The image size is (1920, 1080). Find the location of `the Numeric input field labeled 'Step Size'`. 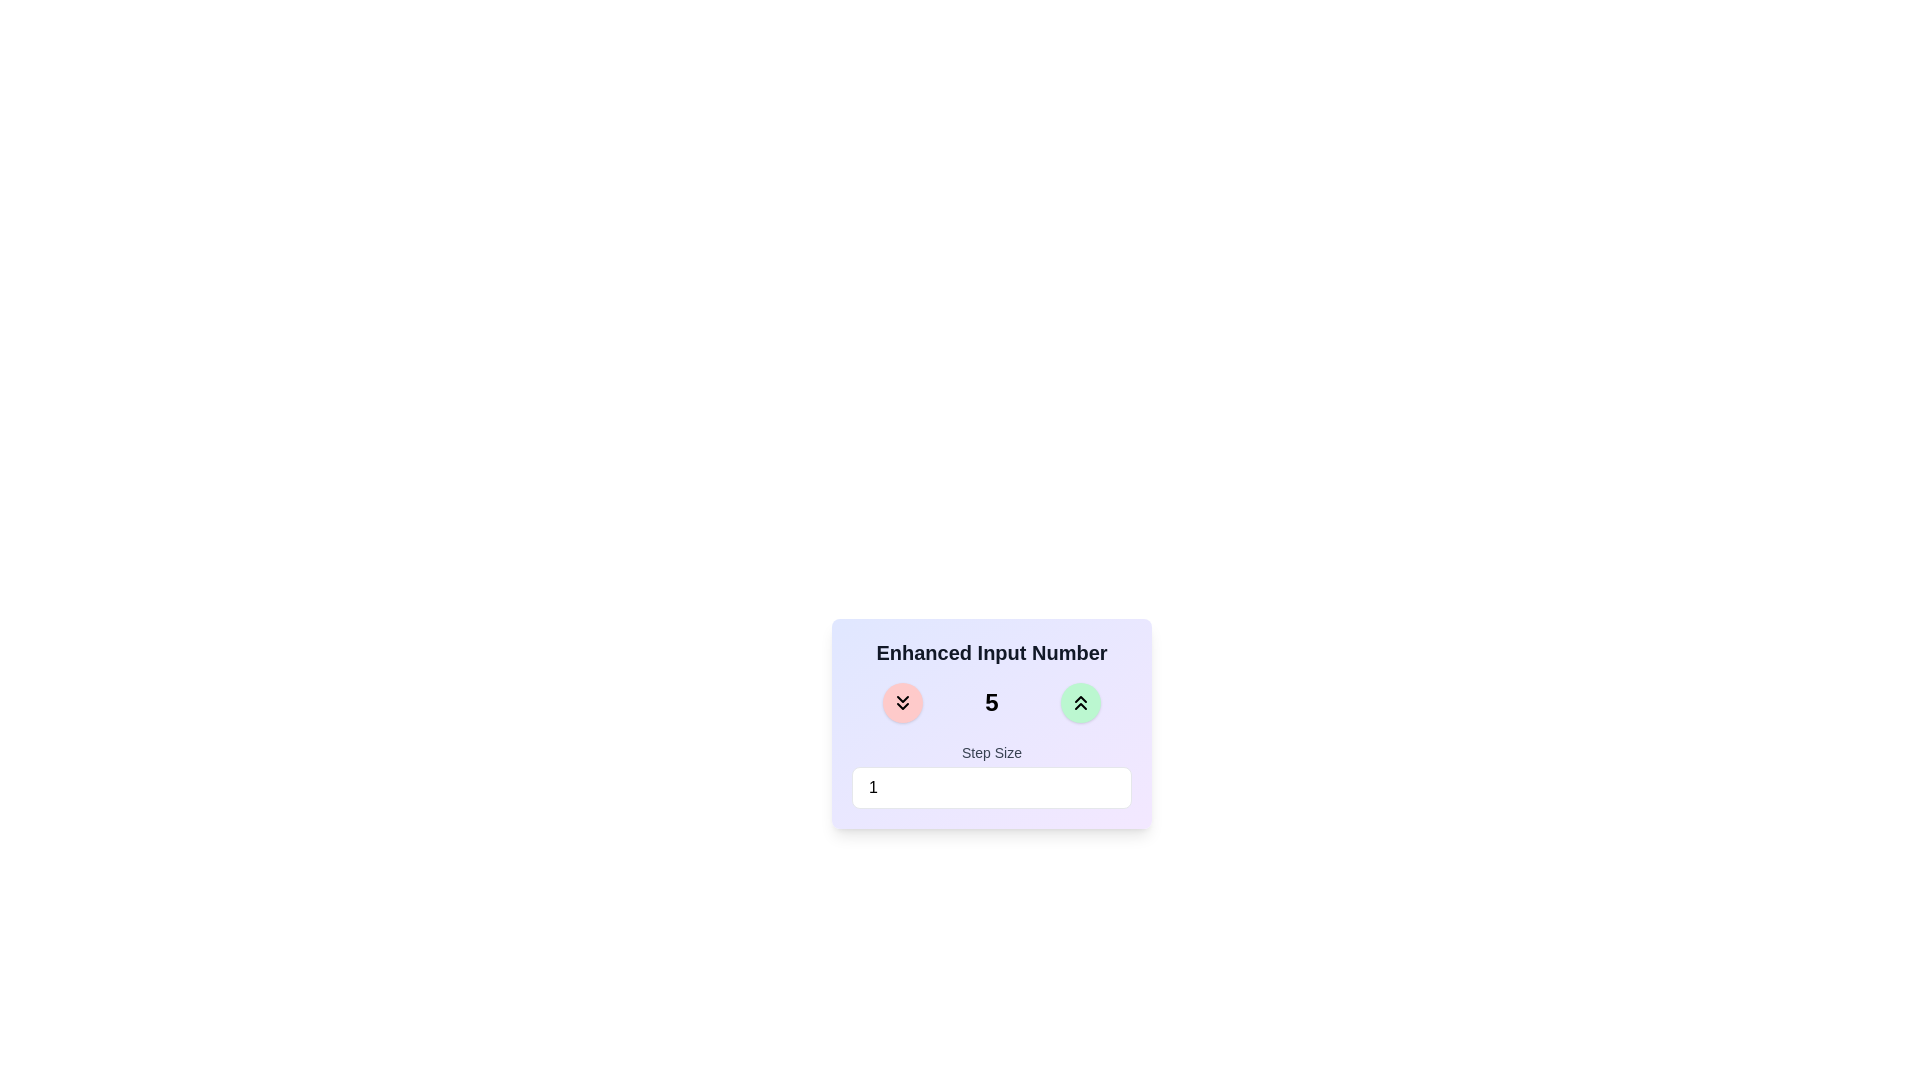

the Numeric input field labeled 'Step Size' is located at coordinates (992, 774).